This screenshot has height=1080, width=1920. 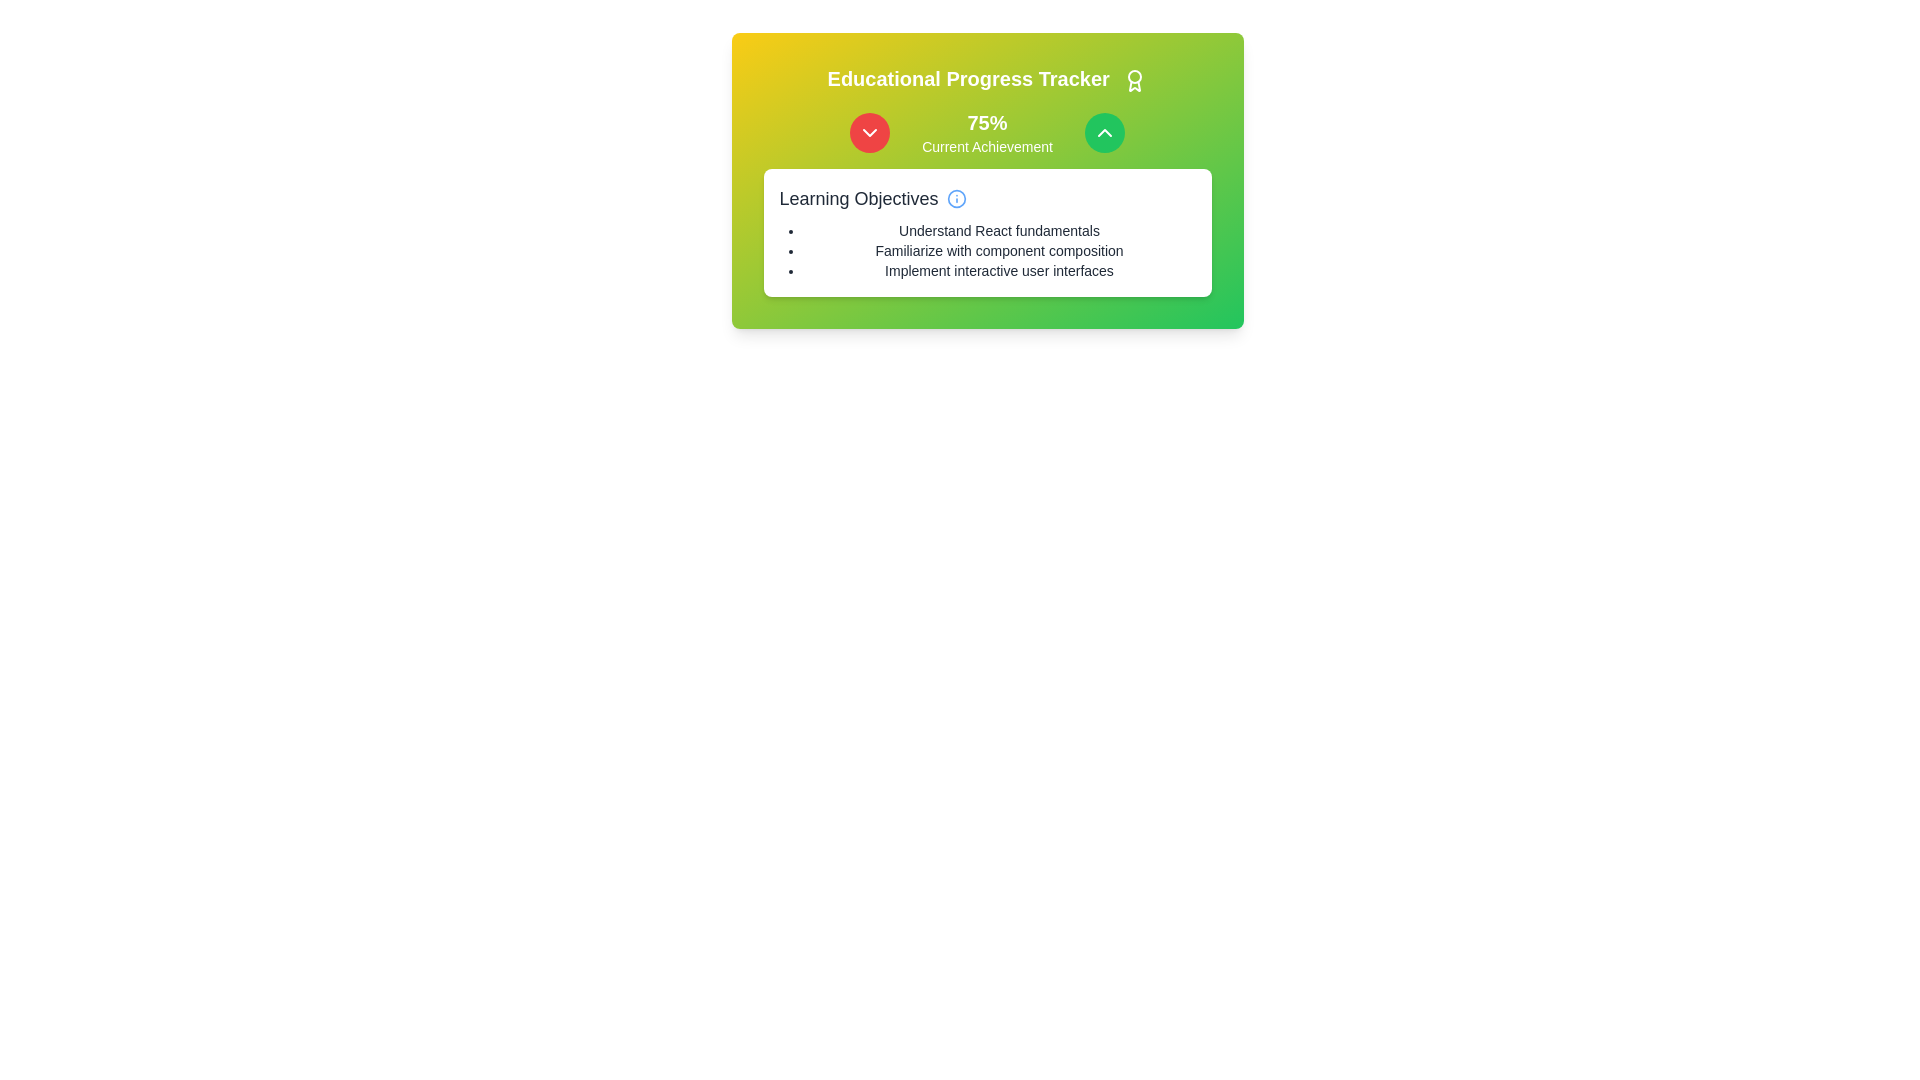 I want to click on the upward navigation button located in the header section of the achievement card, positioned to the right of the '75%' progress indicator, so click(x=1103, y=132).